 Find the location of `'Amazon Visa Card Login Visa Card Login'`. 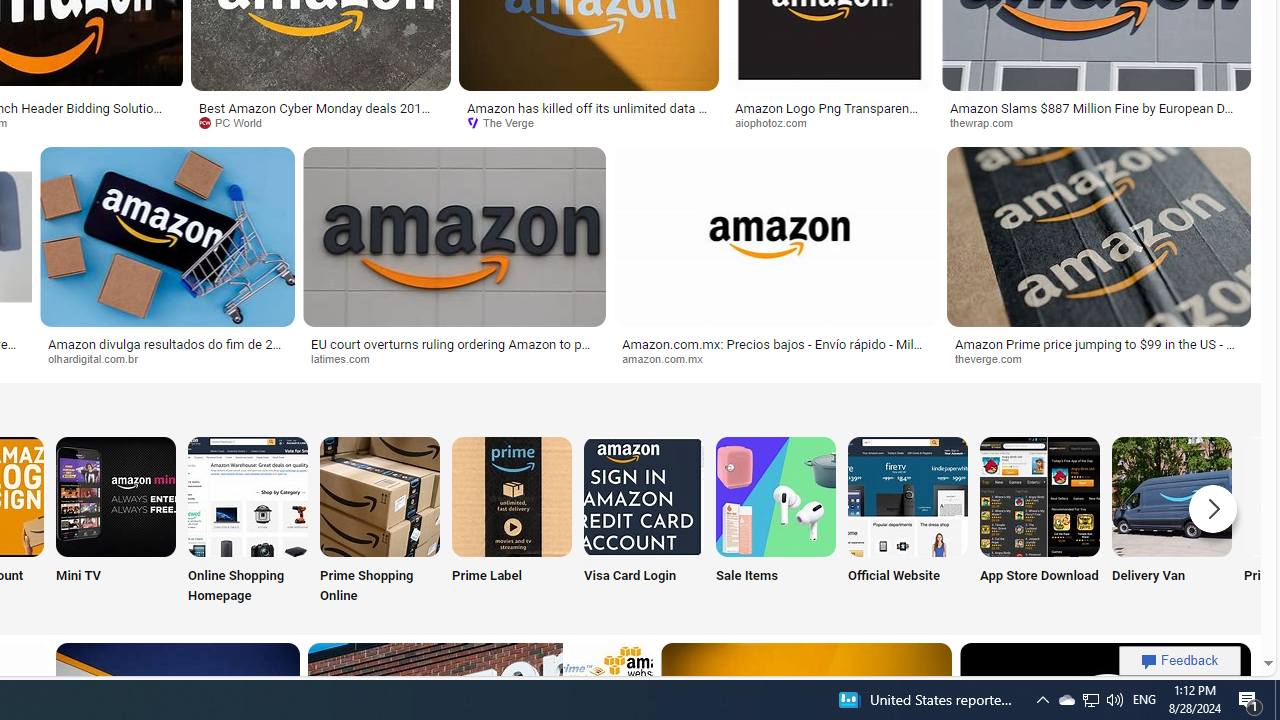

'Amazon Visa Card Login Visa Card Login' is located at coordinates (643, 521).